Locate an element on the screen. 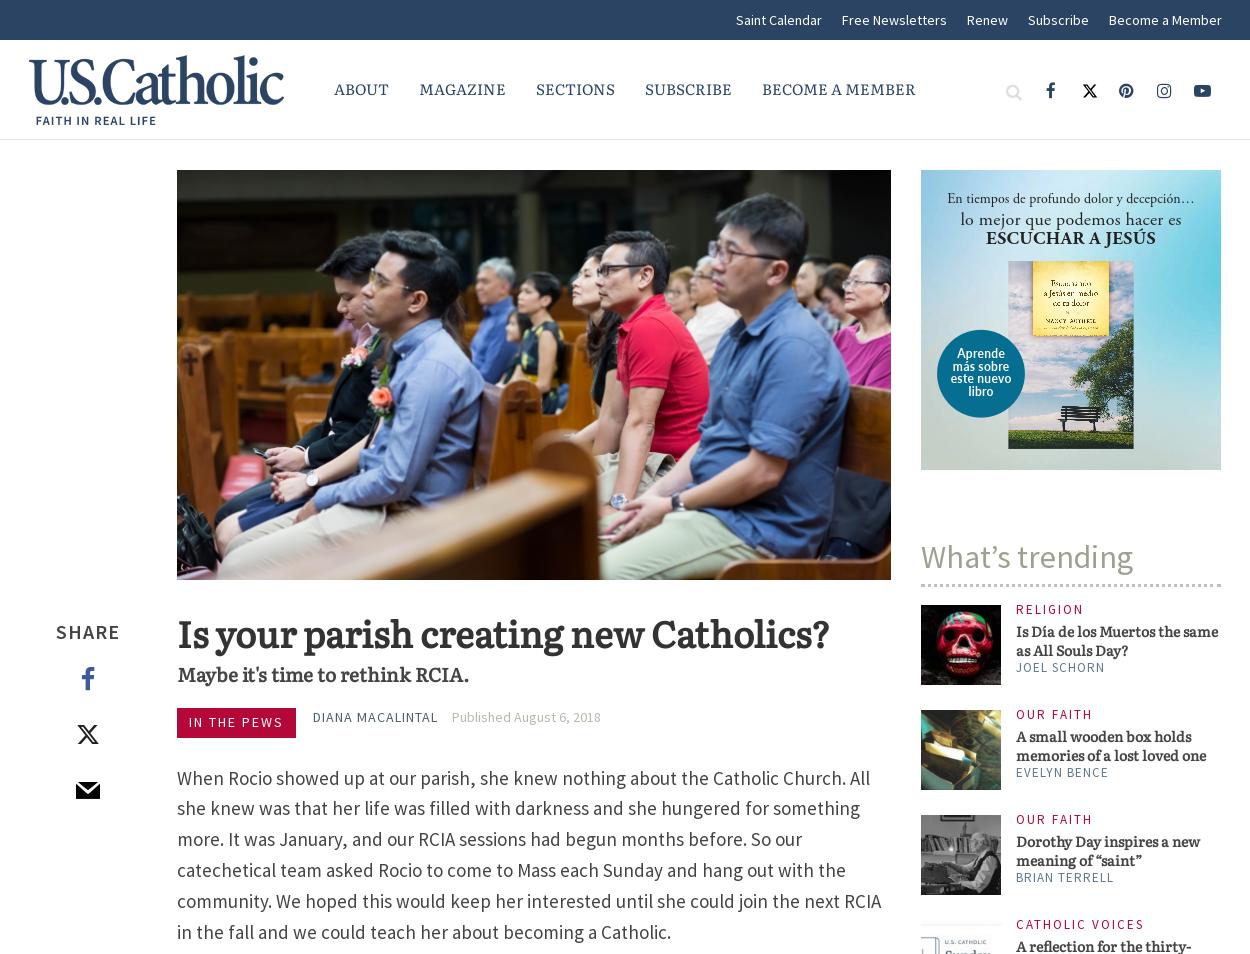 This screenshot has width=1250, height=954. 'A small wooden box holds memories of a lost loved one' is located at coordinates (1016, 745).